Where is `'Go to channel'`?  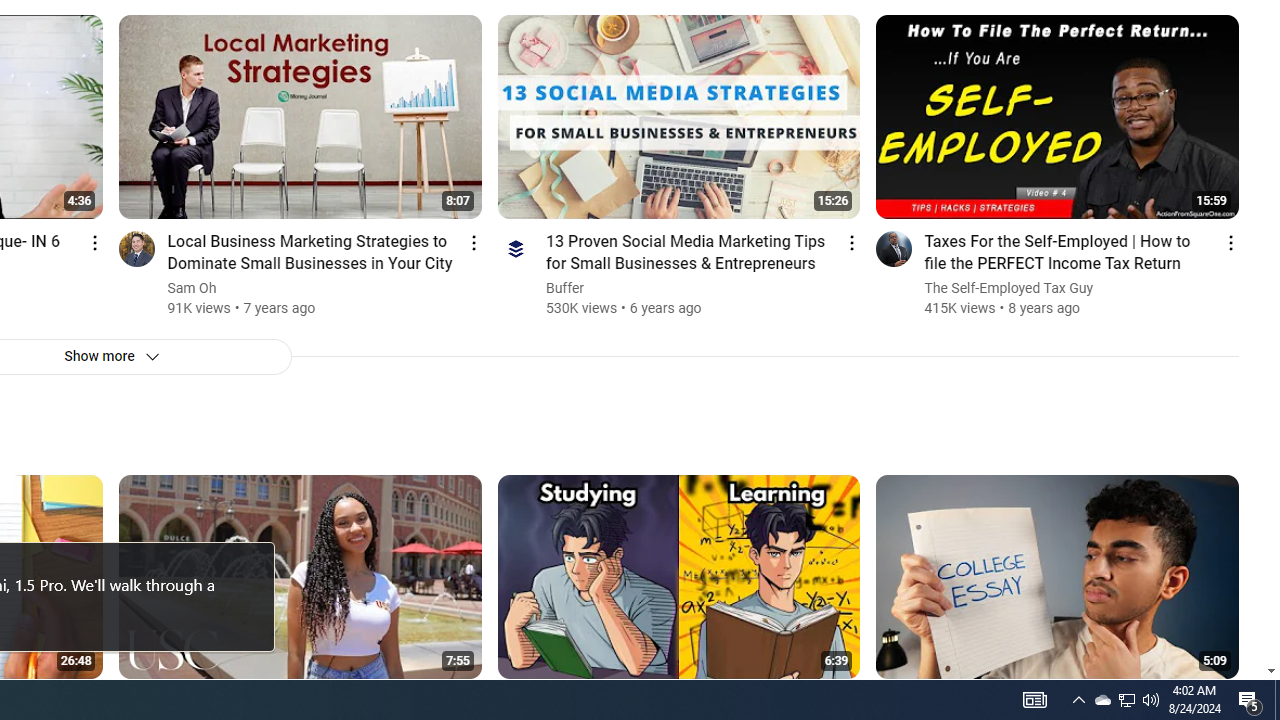
'Go to channel' is located at coordinates (893, 247).